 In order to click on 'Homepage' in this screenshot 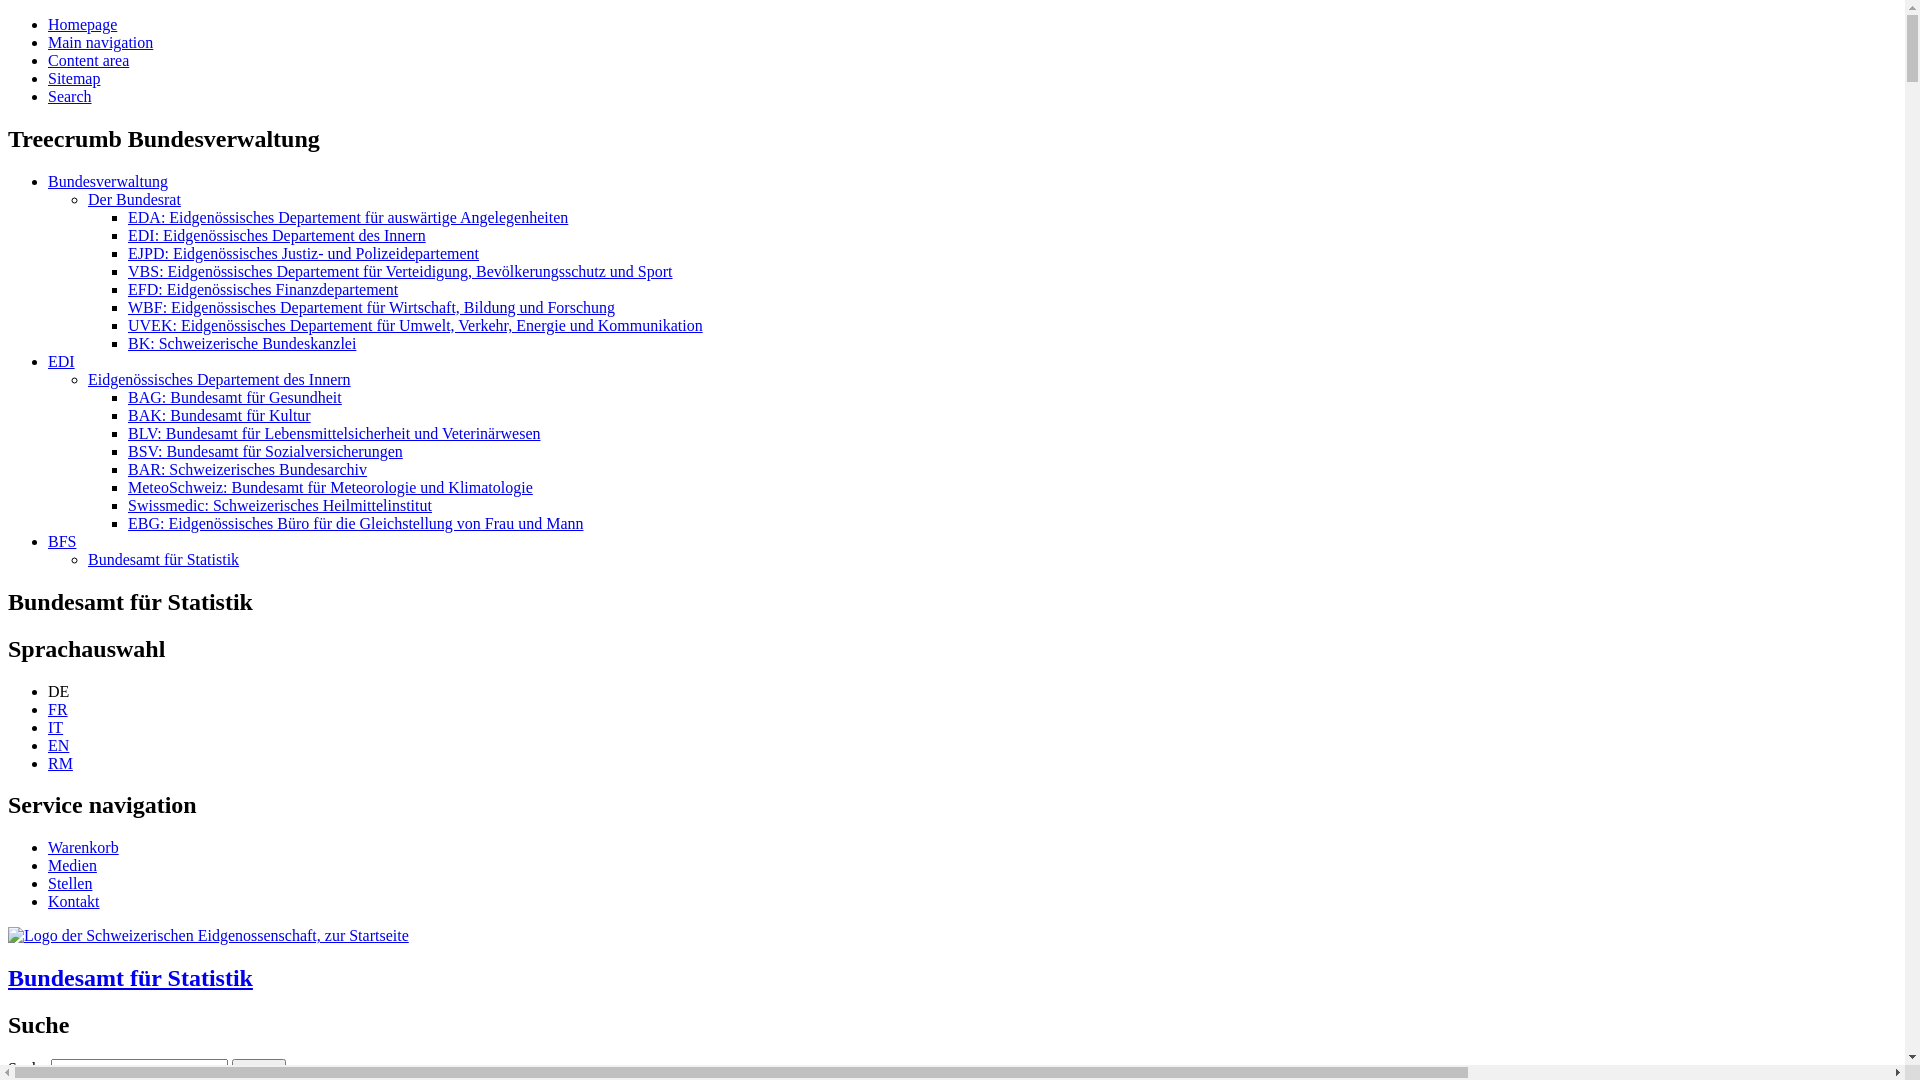, I will do `click(81, 24)`.